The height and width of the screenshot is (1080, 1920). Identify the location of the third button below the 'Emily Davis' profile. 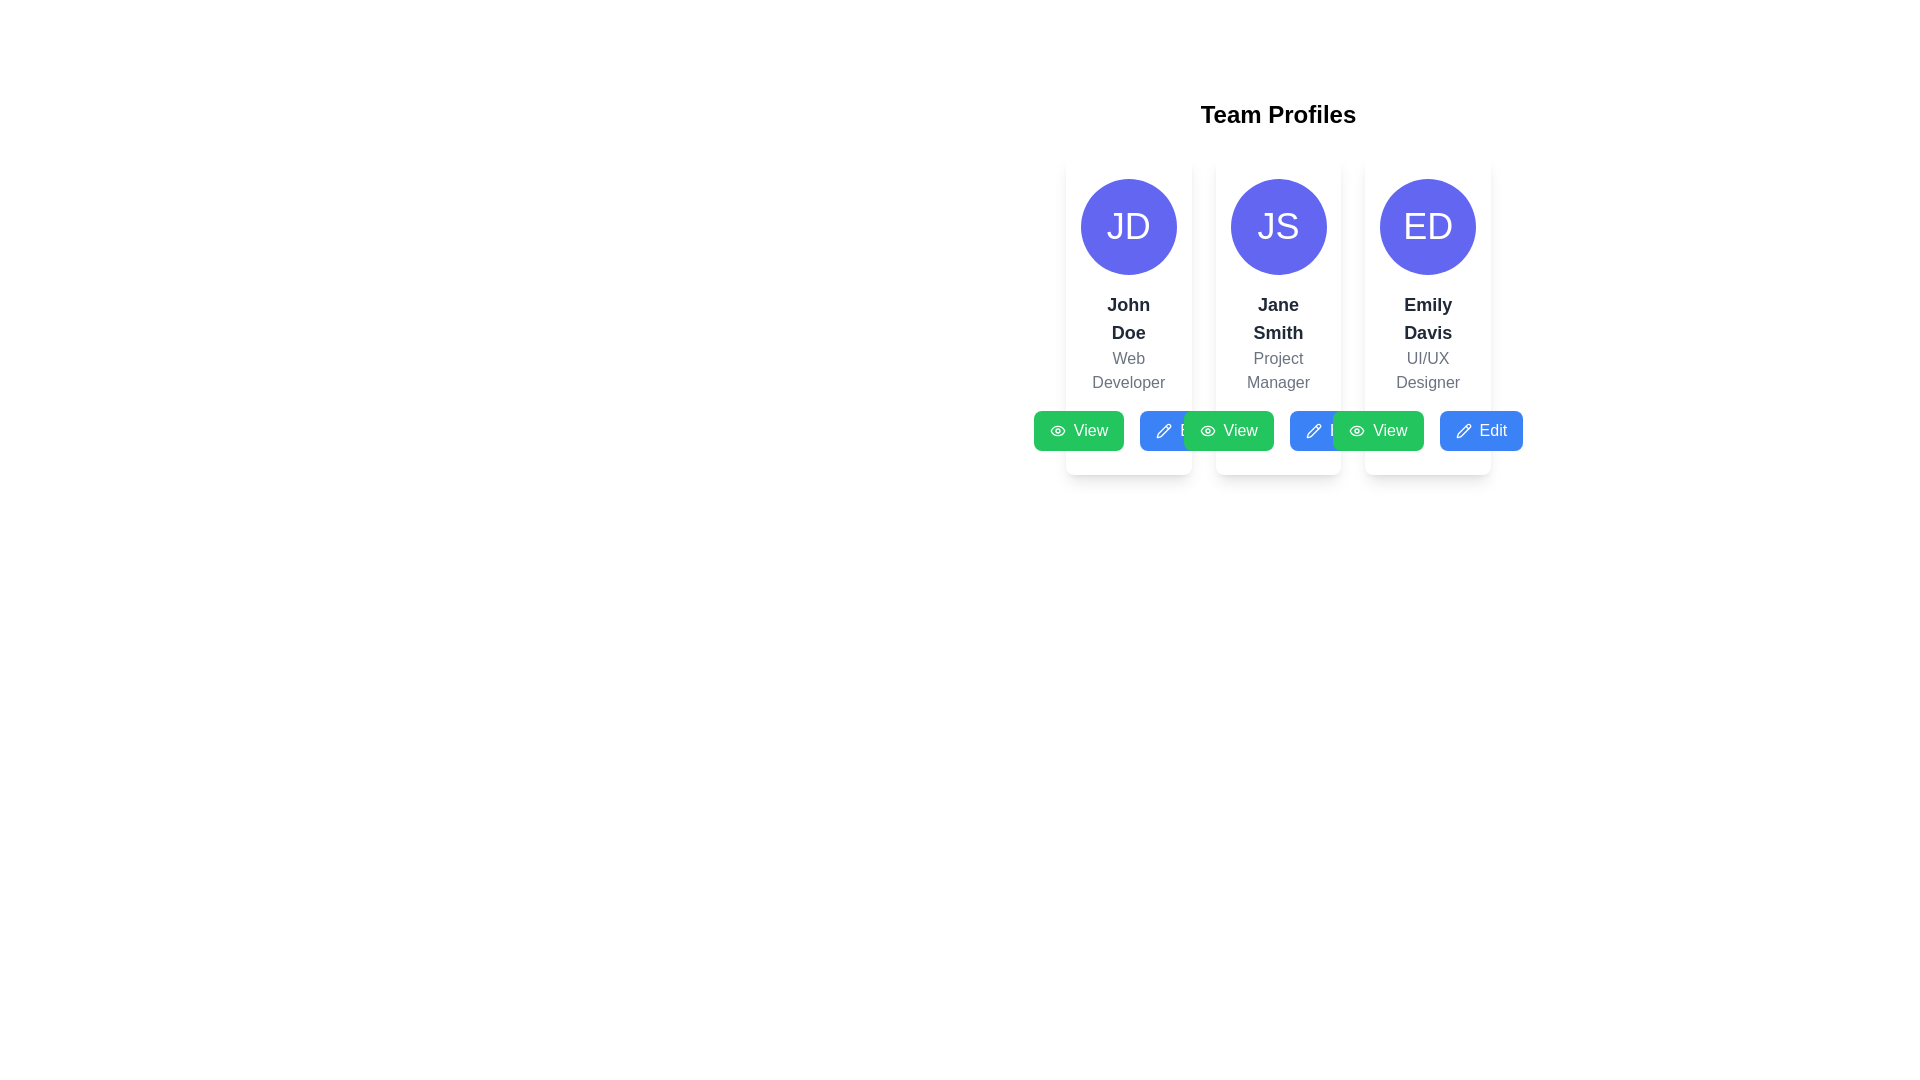
(1481, 430).